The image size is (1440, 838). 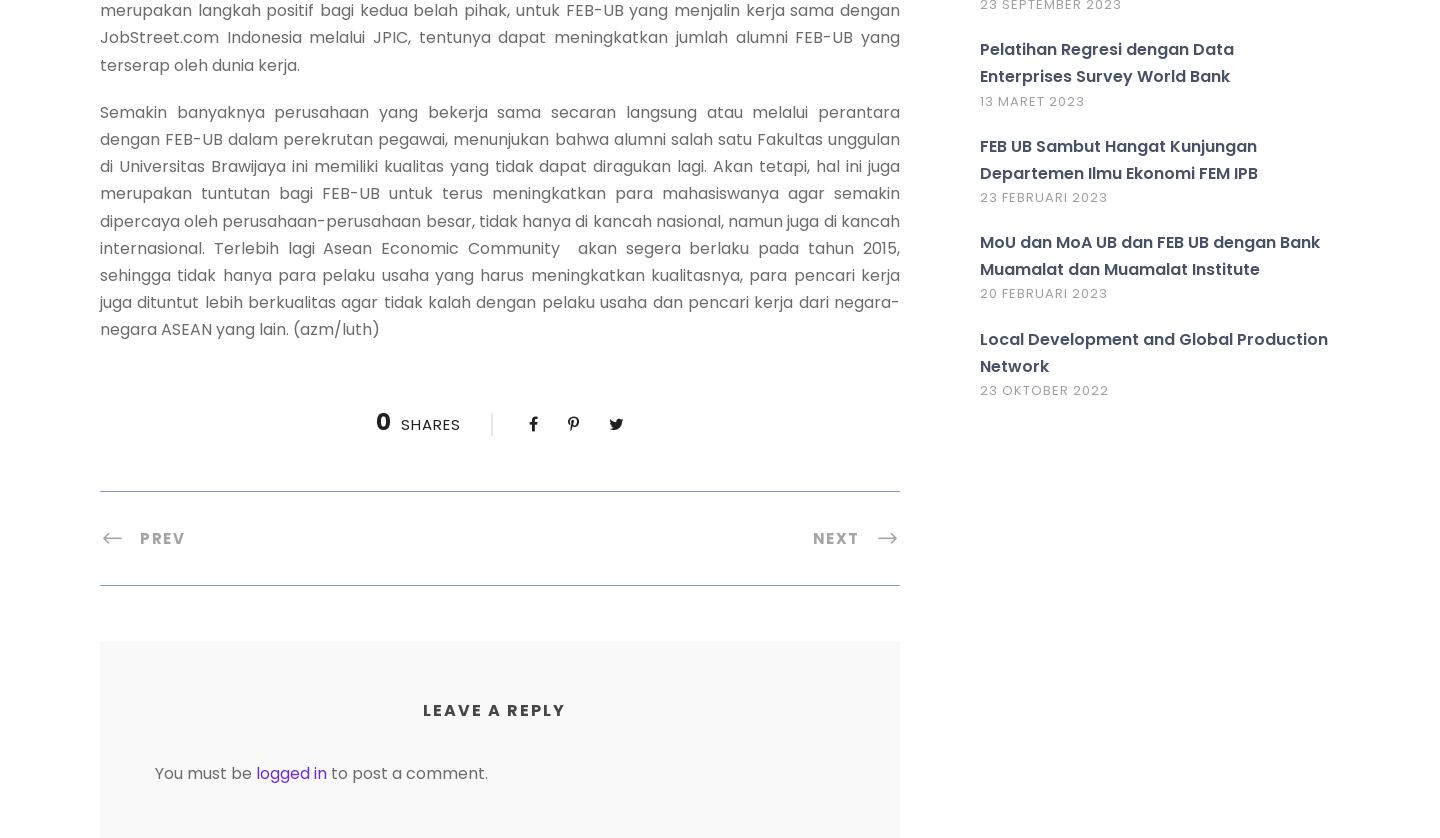 What do you see at coordinates (205, 771) in the screenshot?
I see `'You must be'` at bounding box center [205, 771].